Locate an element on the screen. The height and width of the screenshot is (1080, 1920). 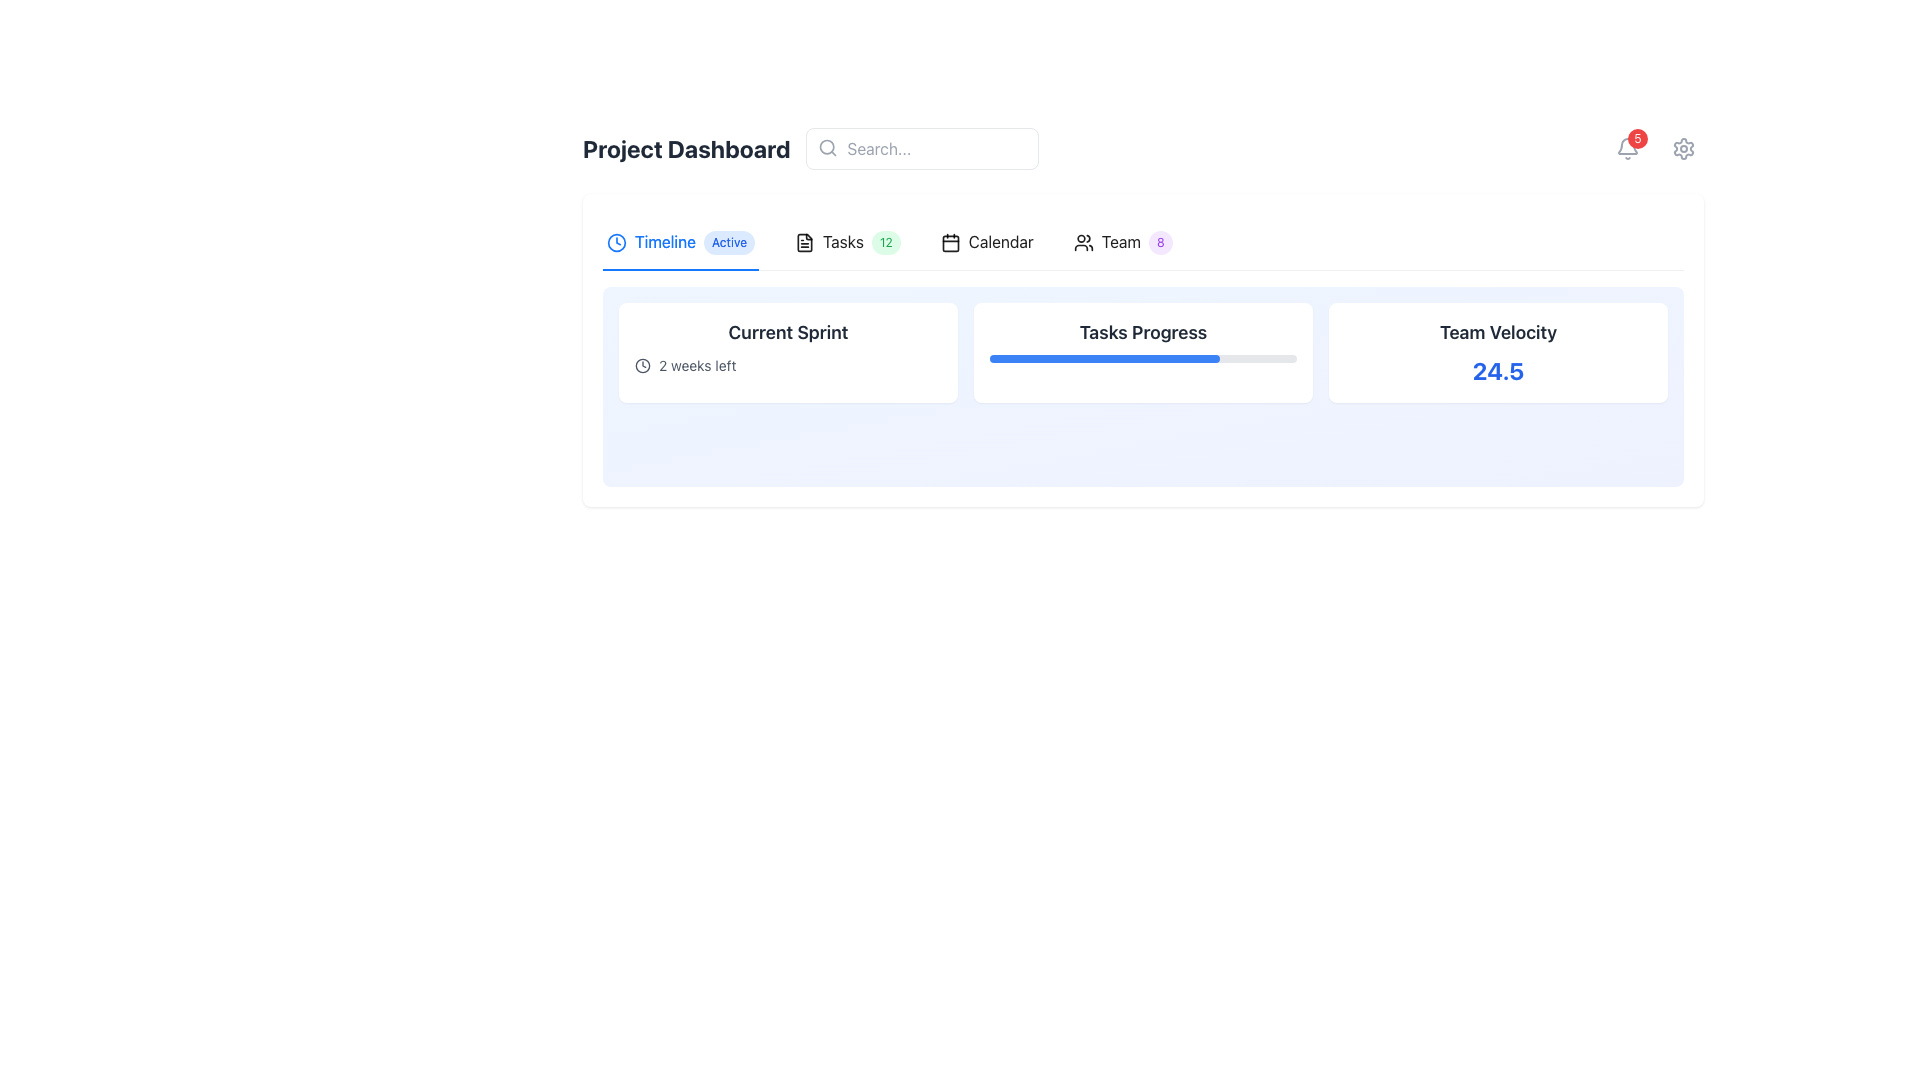
the Information Card located at the top left of the grid layout to check for any interactive effects is located at coordinates (787, 352).